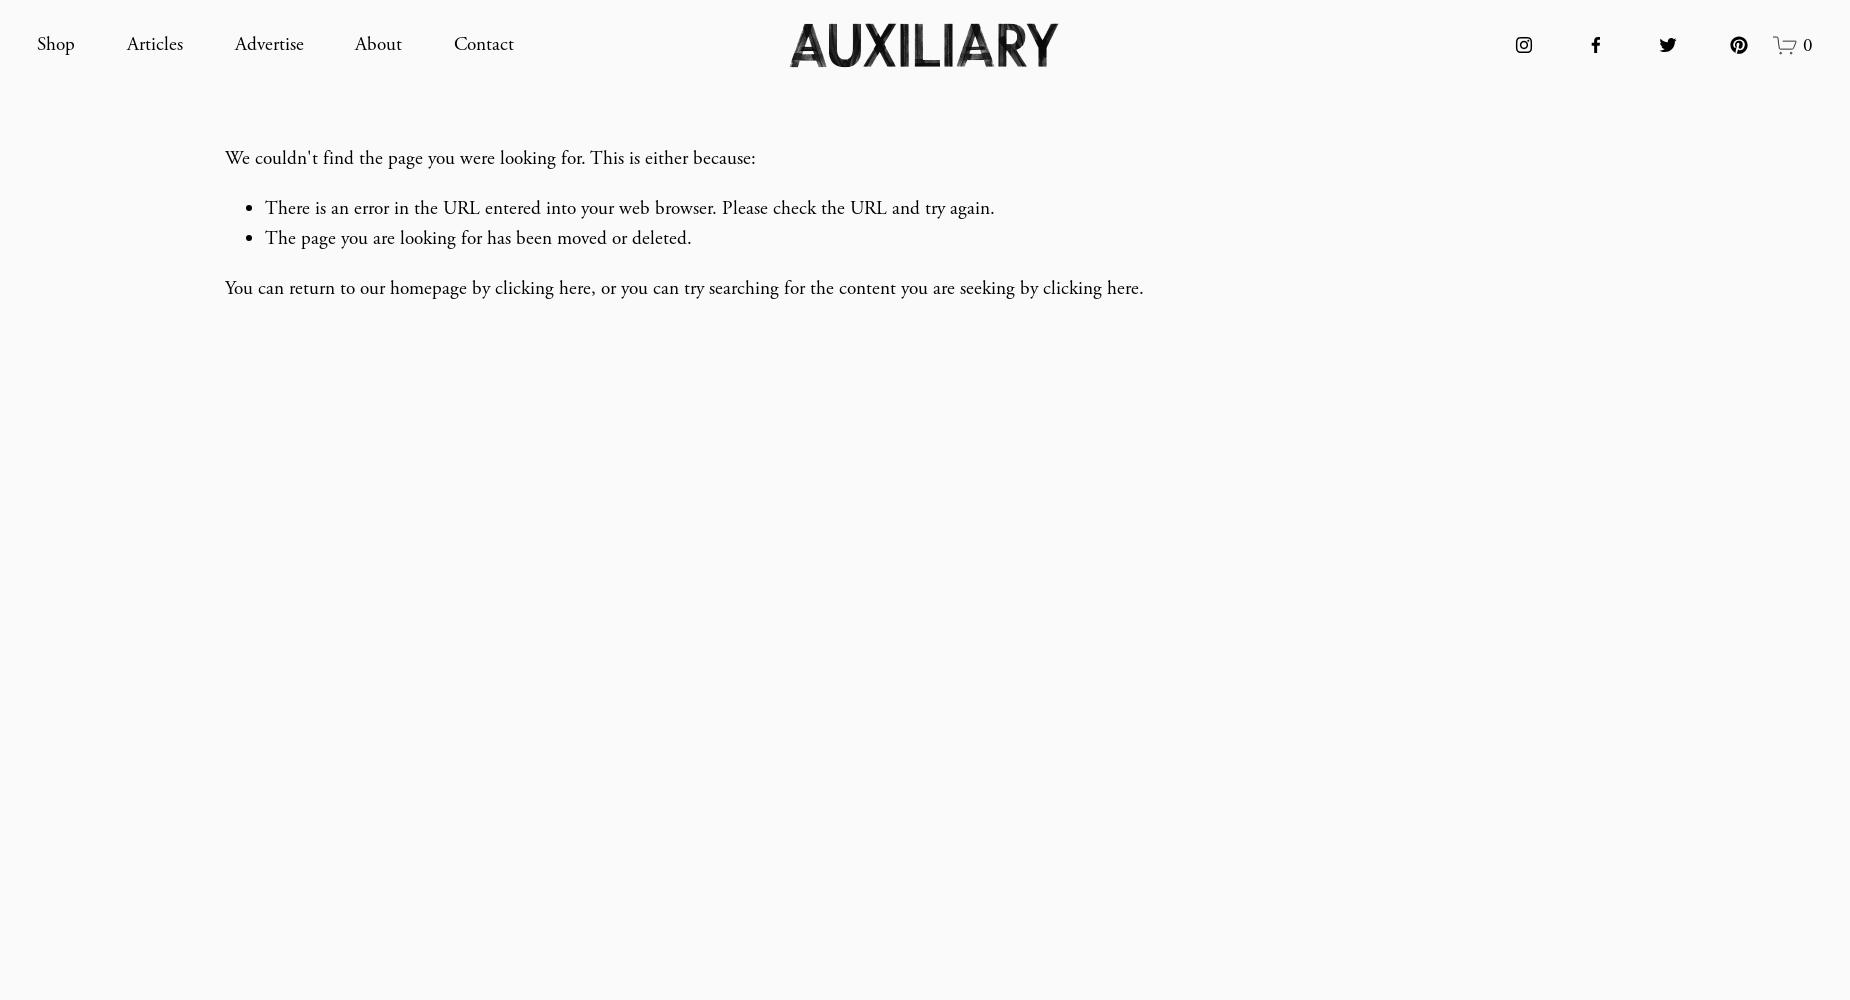 The image size is (1850, 1000). Describe the element at coordinates (483, 43) in the screenshot. I see `'Contact'` at that location.